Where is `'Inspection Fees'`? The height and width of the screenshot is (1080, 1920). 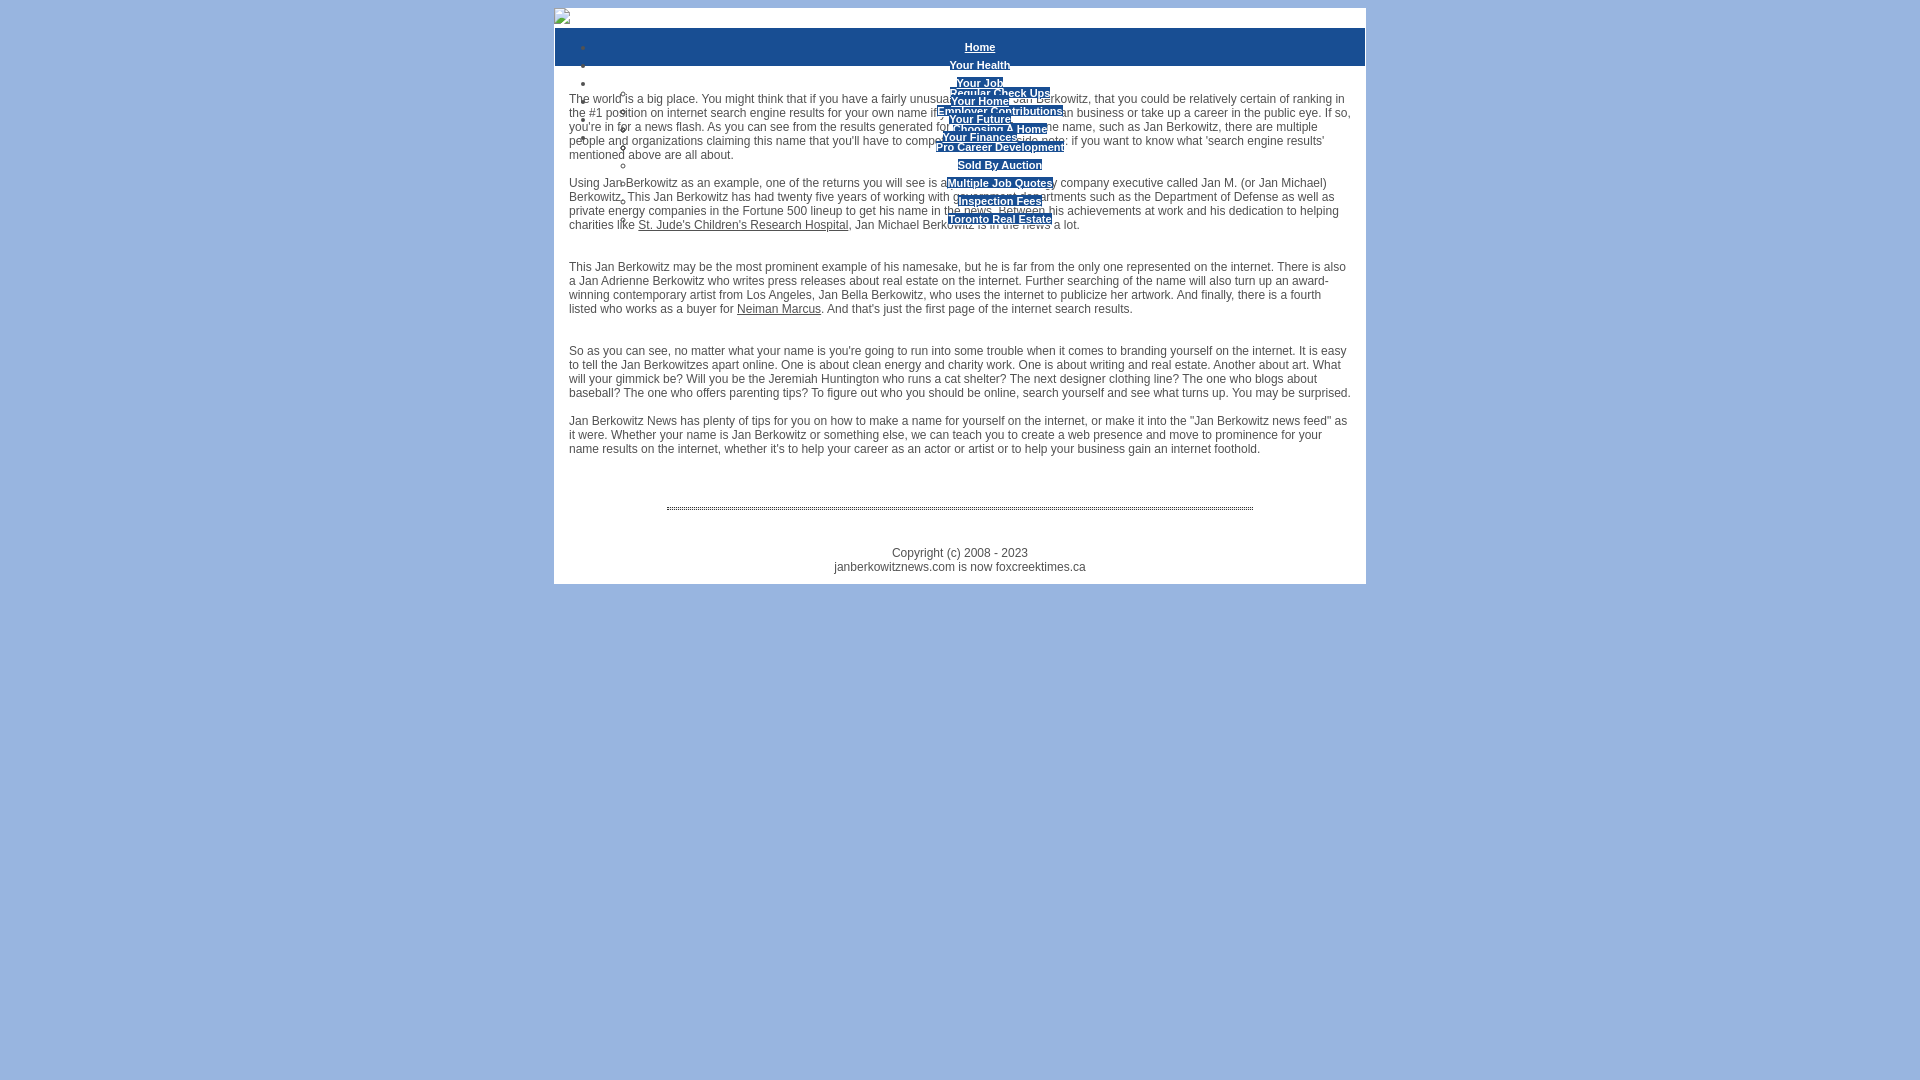
'Inspection Fees' is located at coordinates (999, 200).